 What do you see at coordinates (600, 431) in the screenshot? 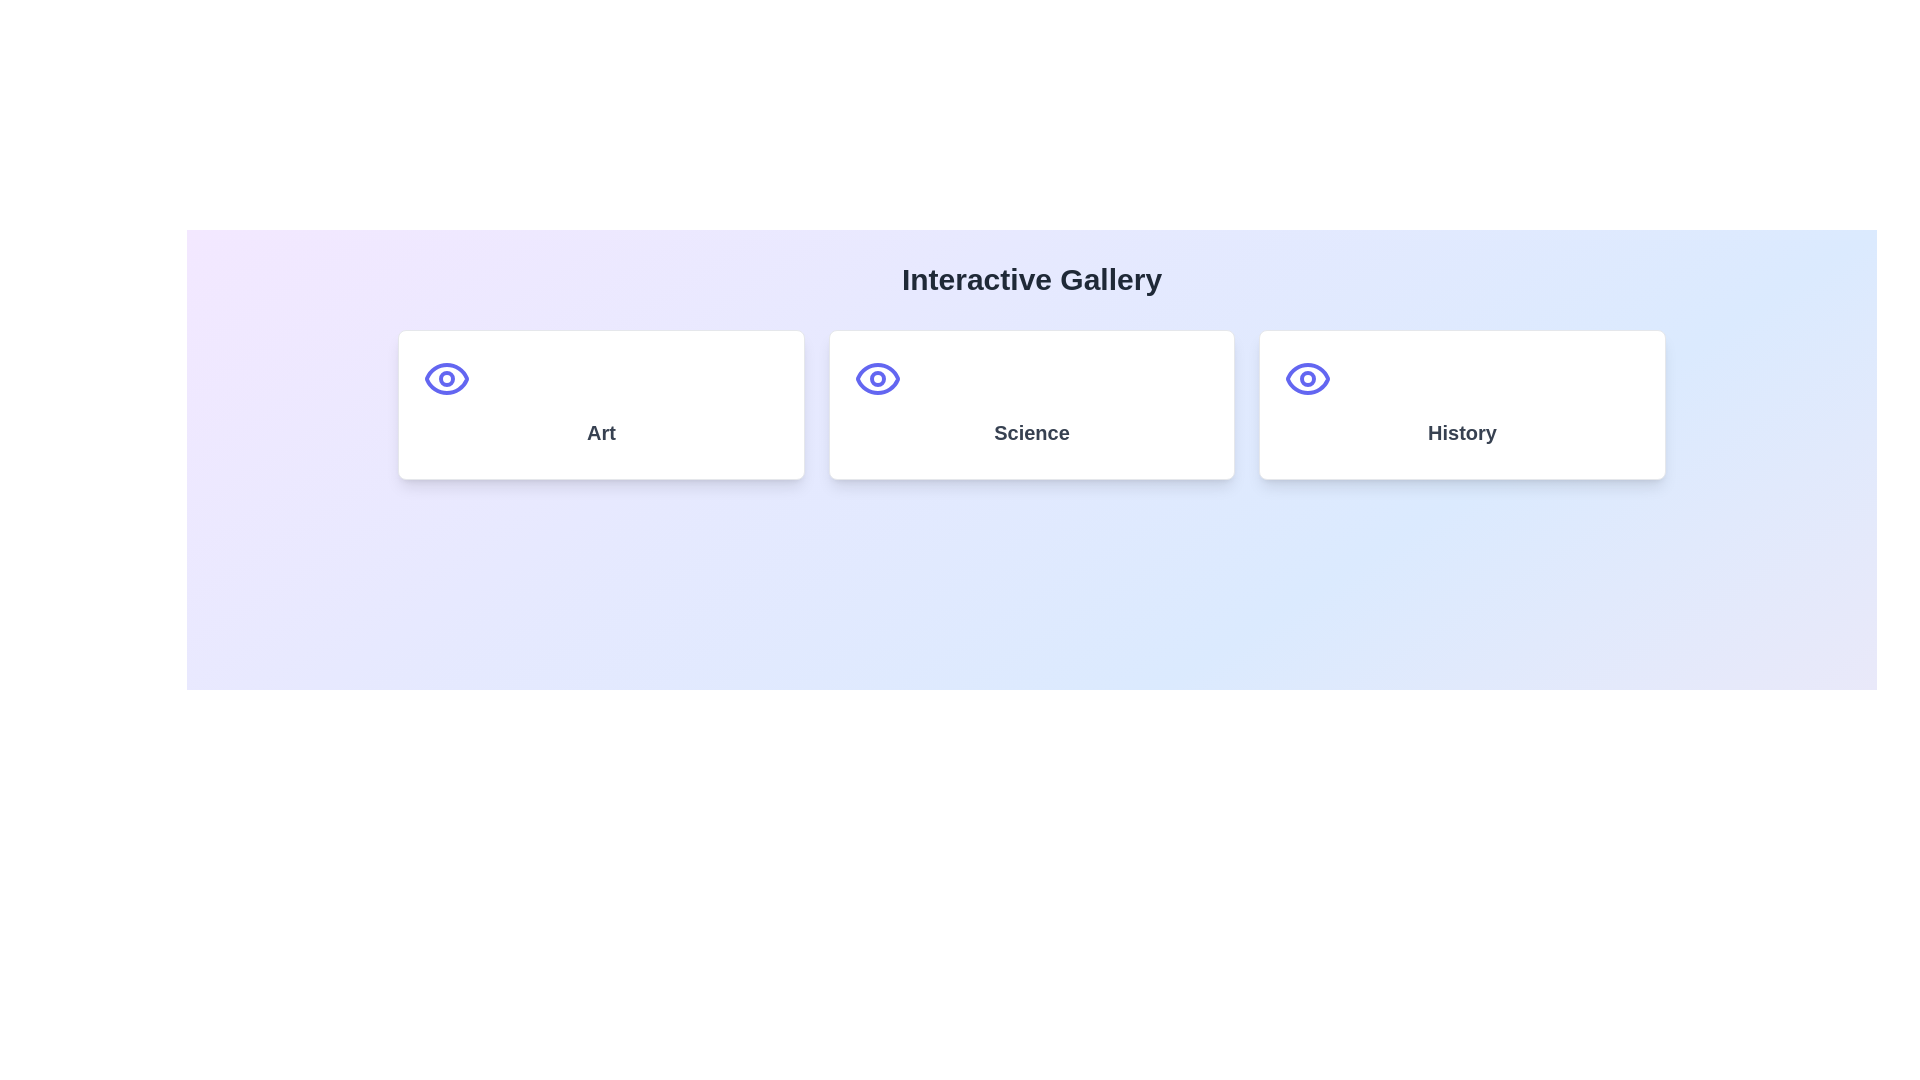
I see `the label element that serves as a title for the first card in a series of three cards, located centrally below the icon and above the descriptive text` at bounding box center [600, 431].